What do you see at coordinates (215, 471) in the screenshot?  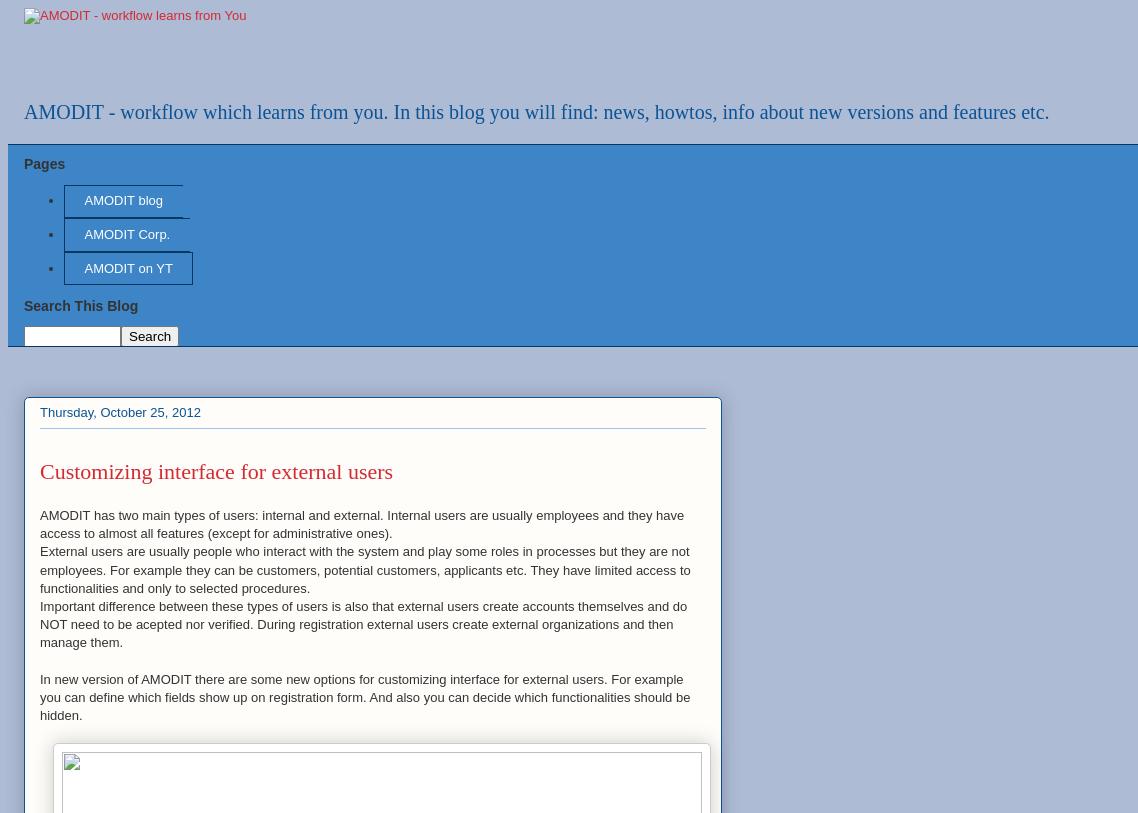 I see `'Customizing interface for external users'` at bounding box center [215, 471].